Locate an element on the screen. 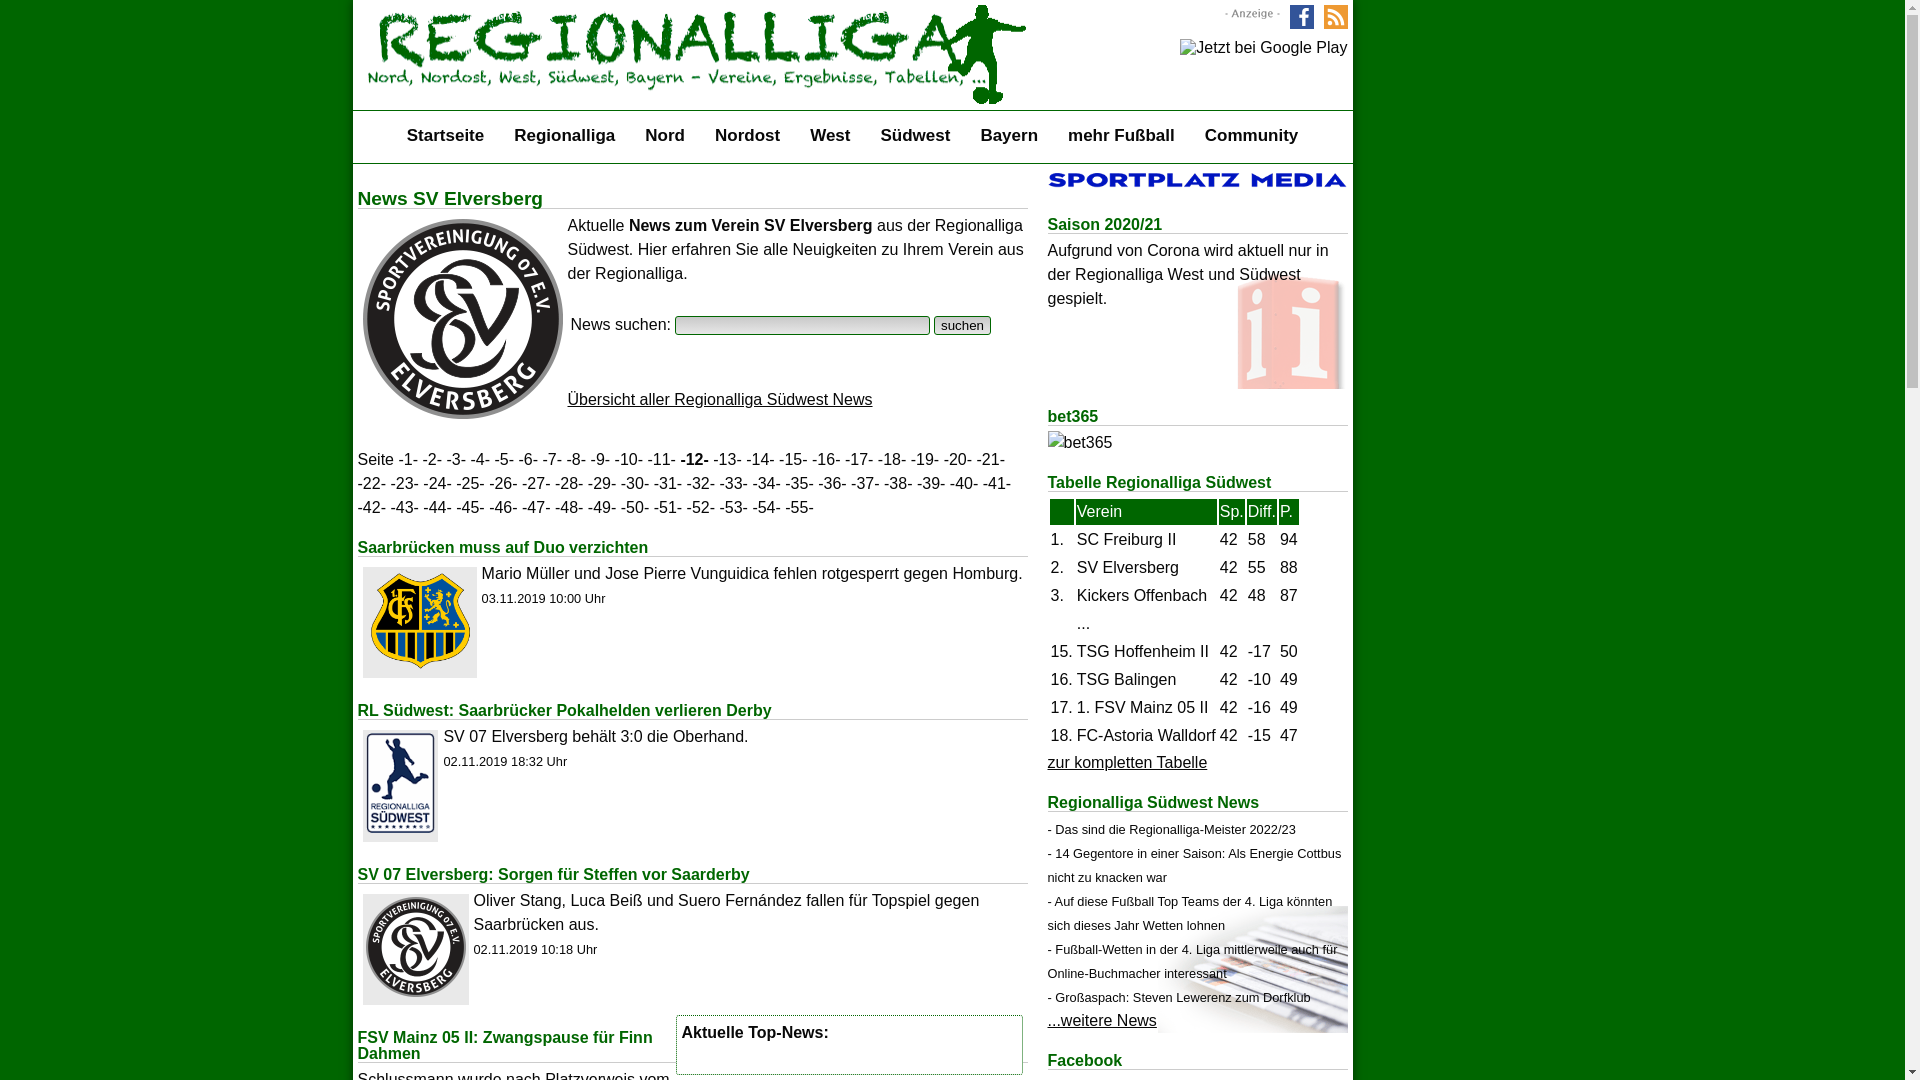 Image resolution: width=1920 pixels, height=1080 pixels. '-46-' is located at coordinates (503, 506).